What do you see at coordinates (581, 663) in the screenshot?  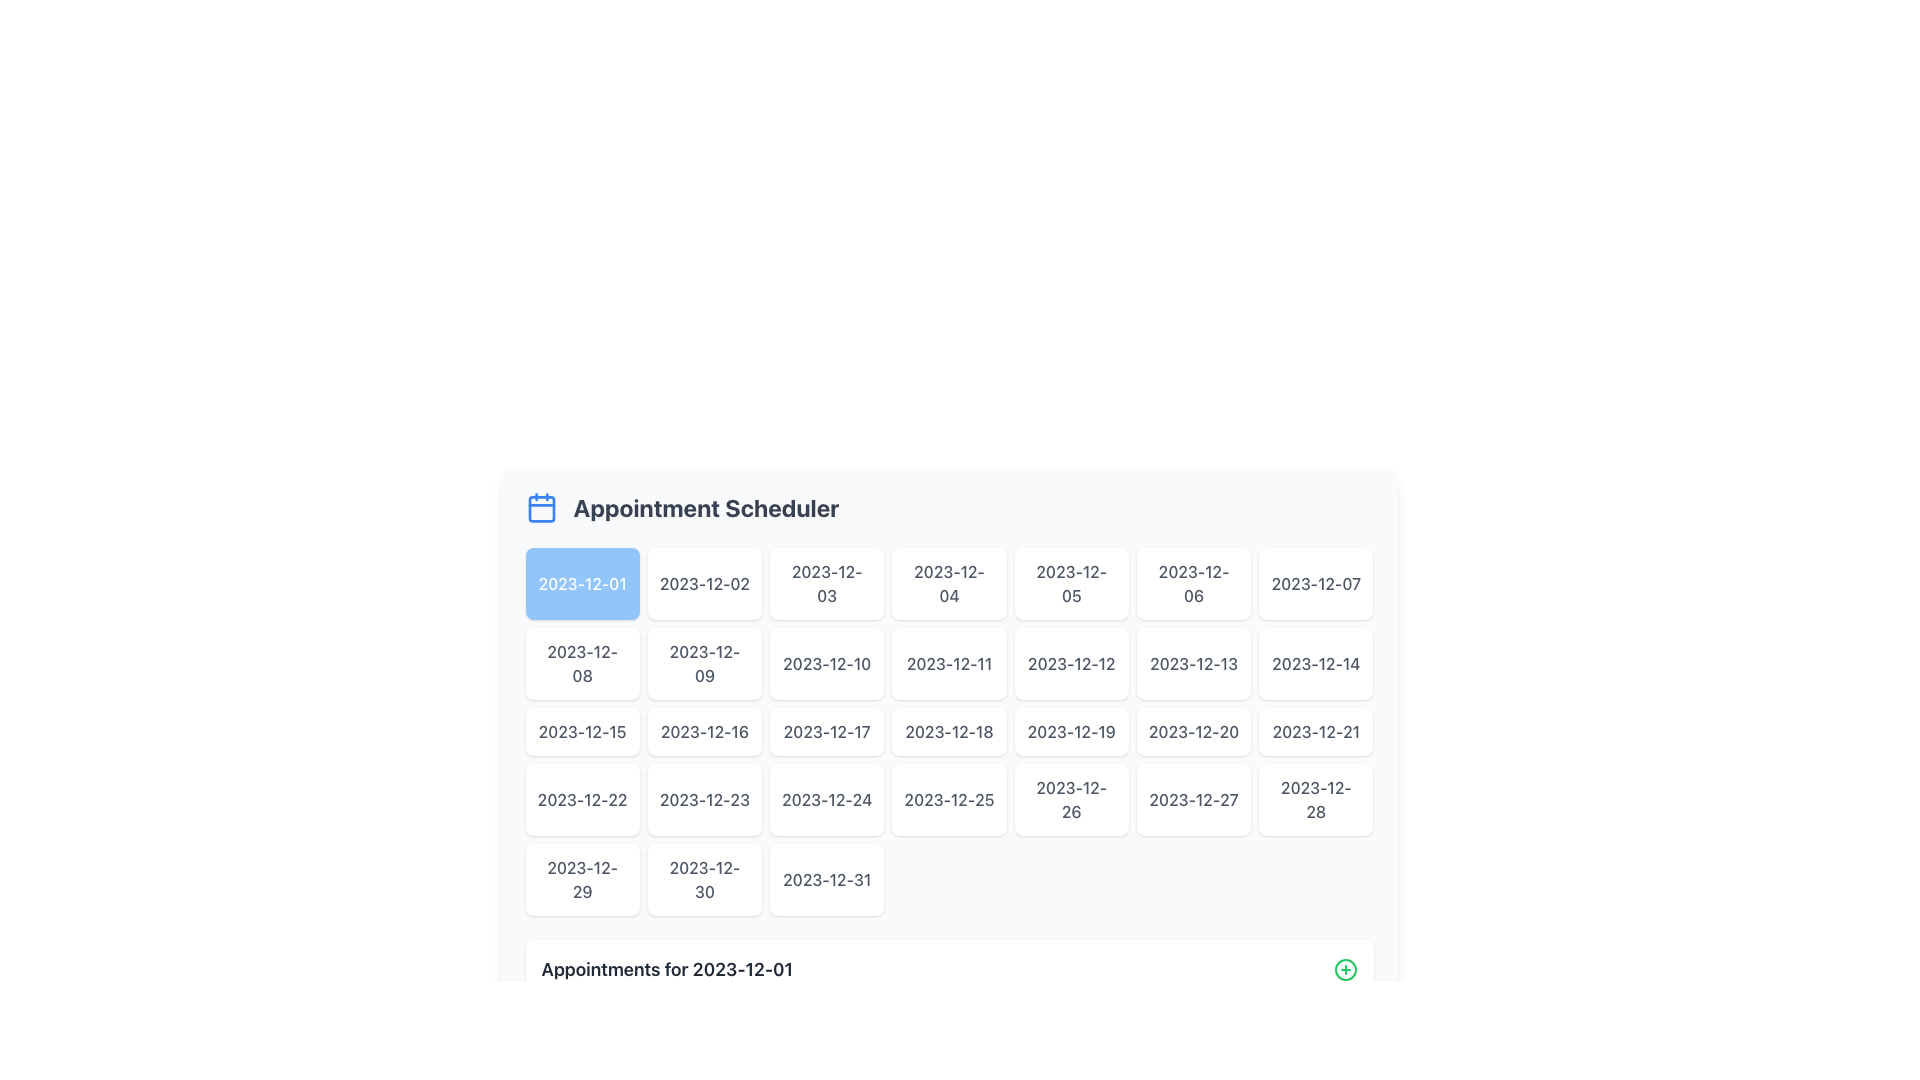 I see `the button with rounded corners displaying '2023-12-08'` at bounding box center [581, 663].